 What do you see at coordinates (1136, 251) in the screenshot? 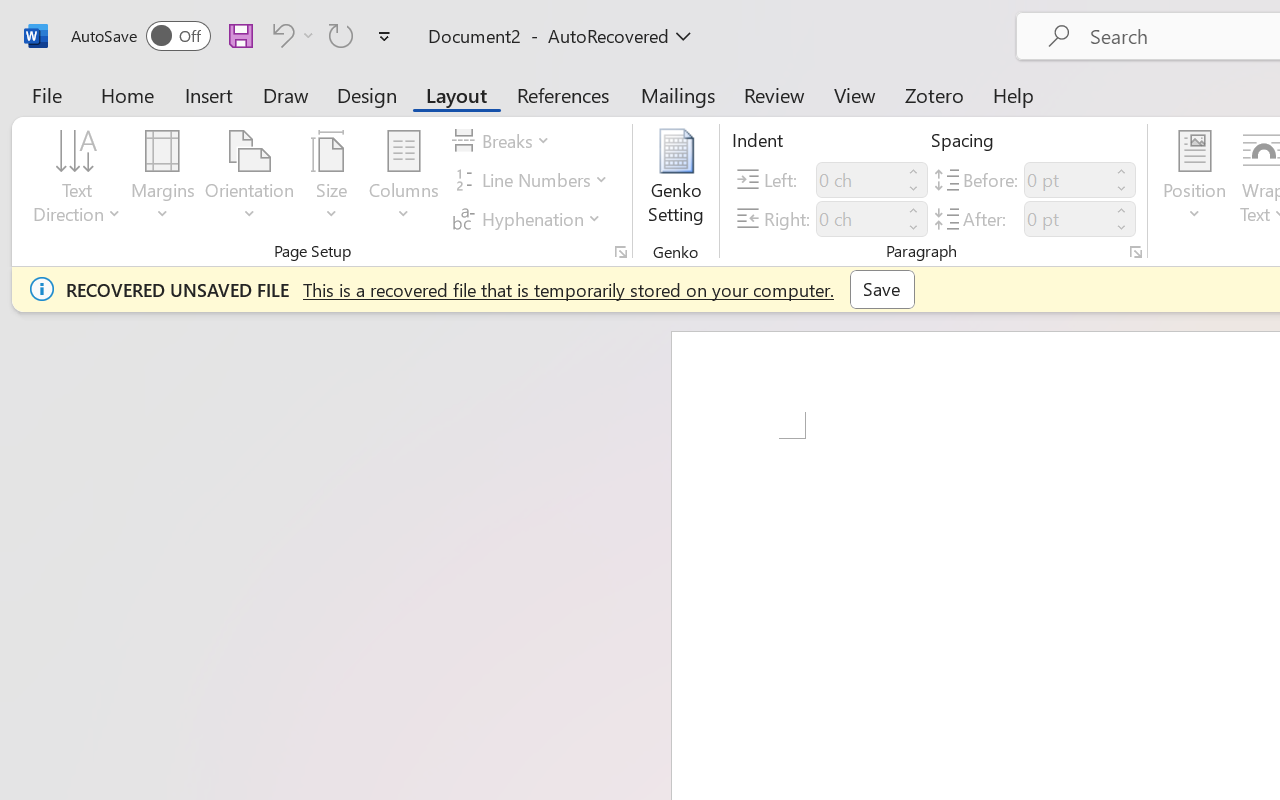
I see `'Paragraph...'` at bounding box center [1136, 251].